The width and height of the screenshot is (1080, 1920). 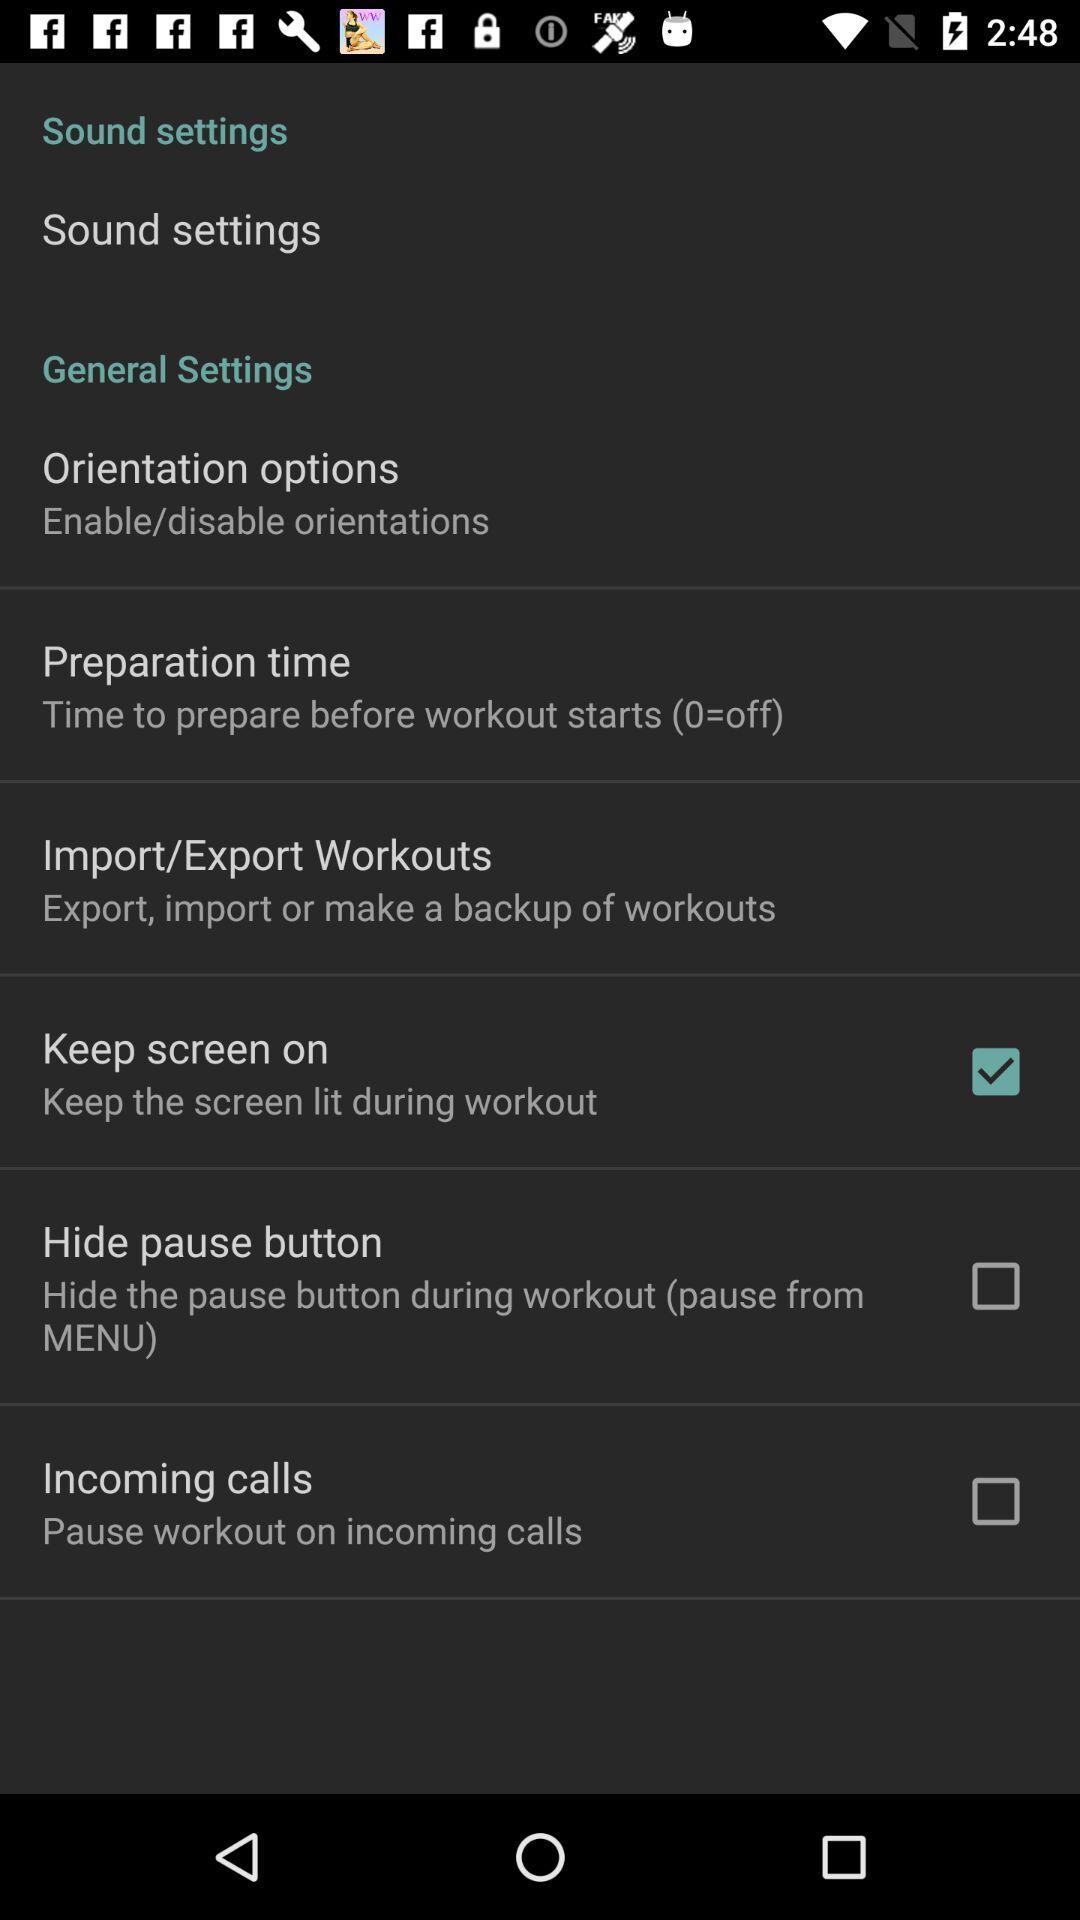 I want to click on item above the time to prepare item, so click(x=196, y=660).